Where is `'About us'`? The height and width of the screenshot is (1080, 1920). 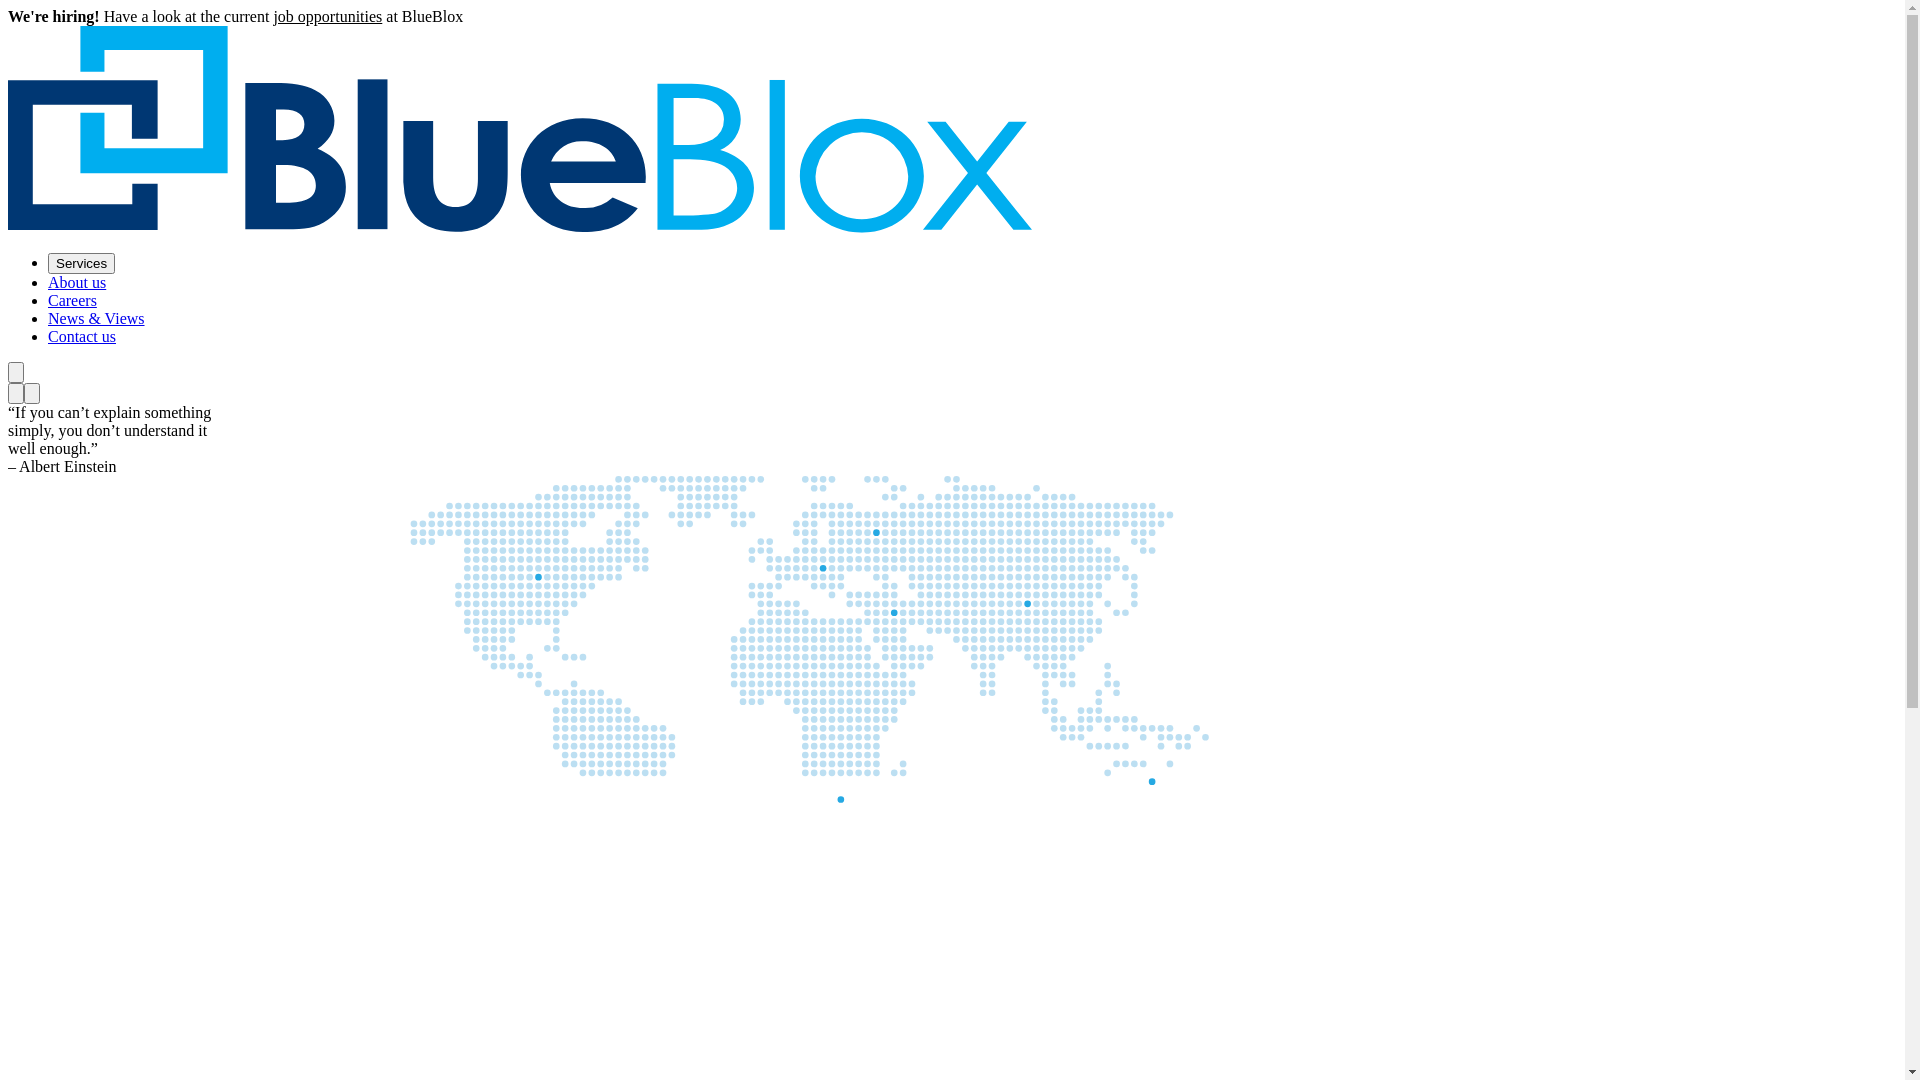 'About us' is located at coordinates (76, 282).